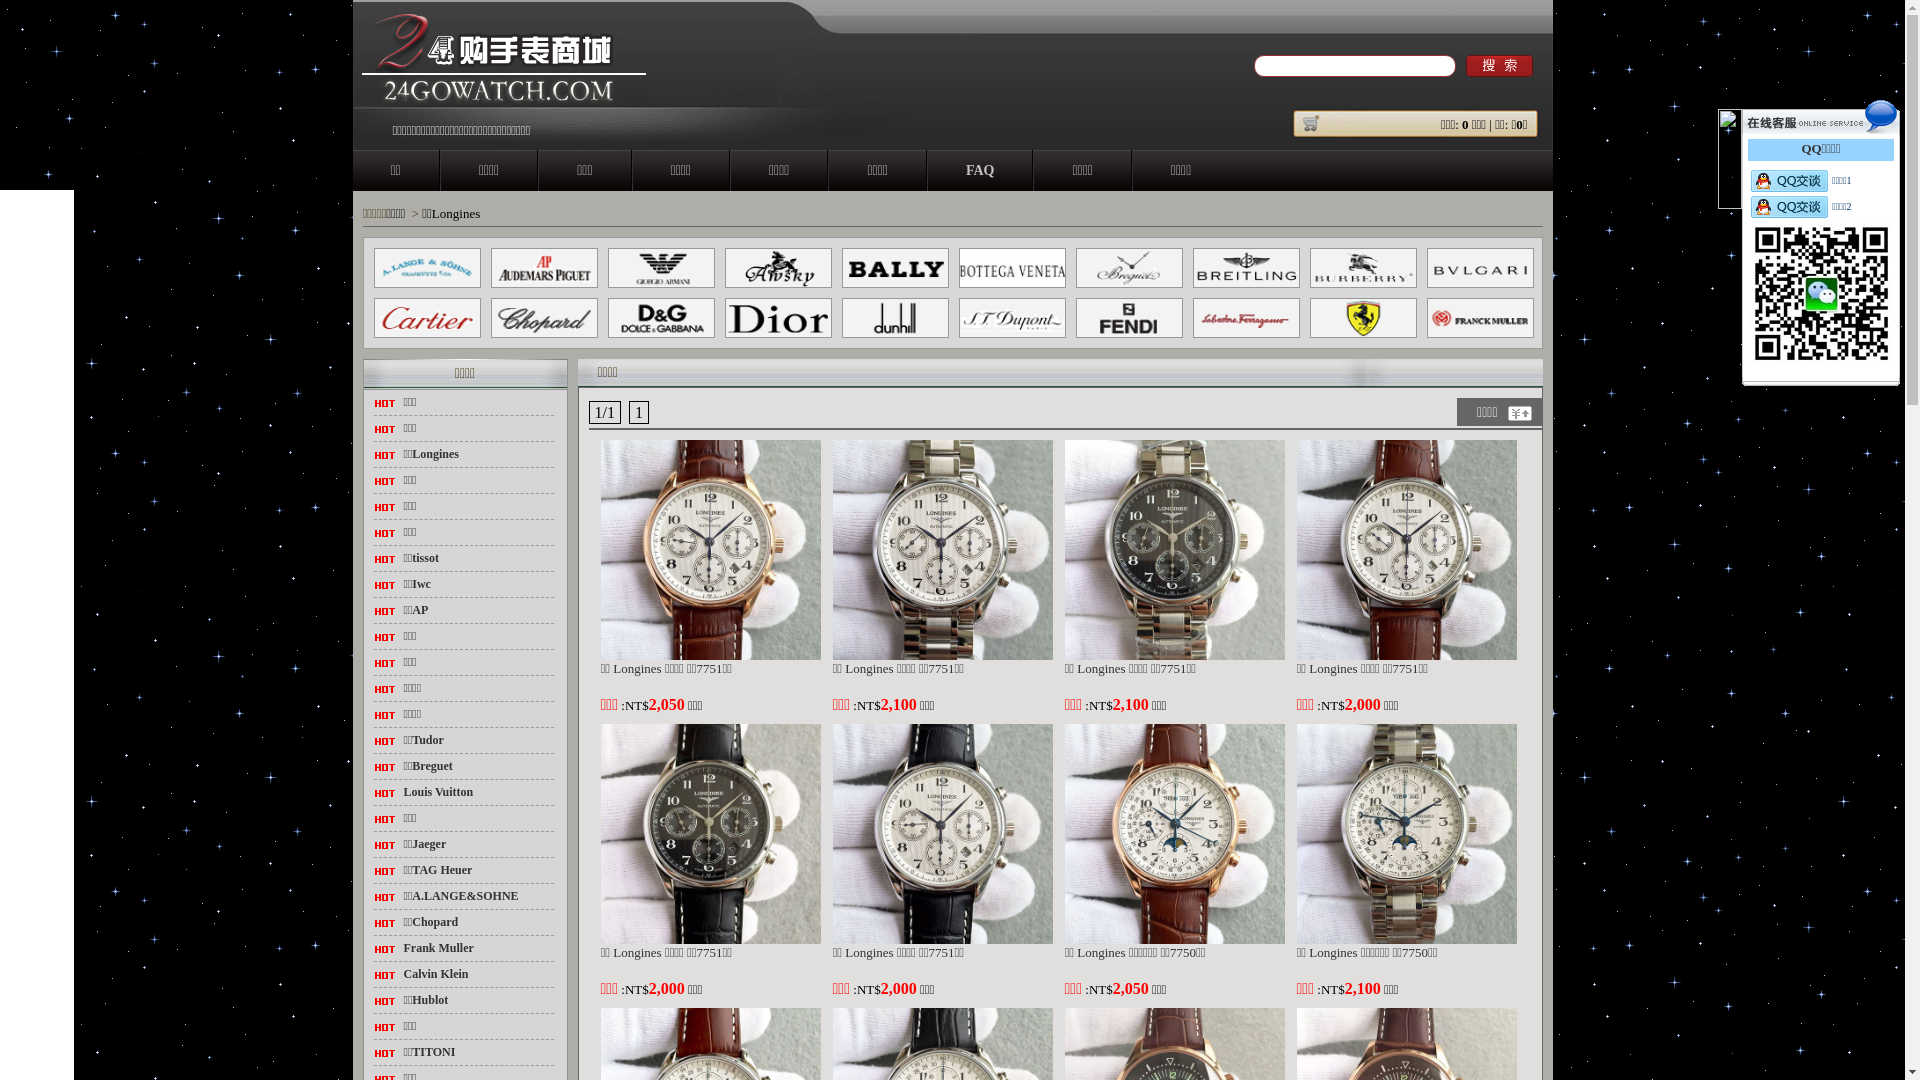 The height and width of the screenshot is (1080, 1920). Describe the element at coordinates (637, 411) in the screenshot. I see `'1'` at that location.